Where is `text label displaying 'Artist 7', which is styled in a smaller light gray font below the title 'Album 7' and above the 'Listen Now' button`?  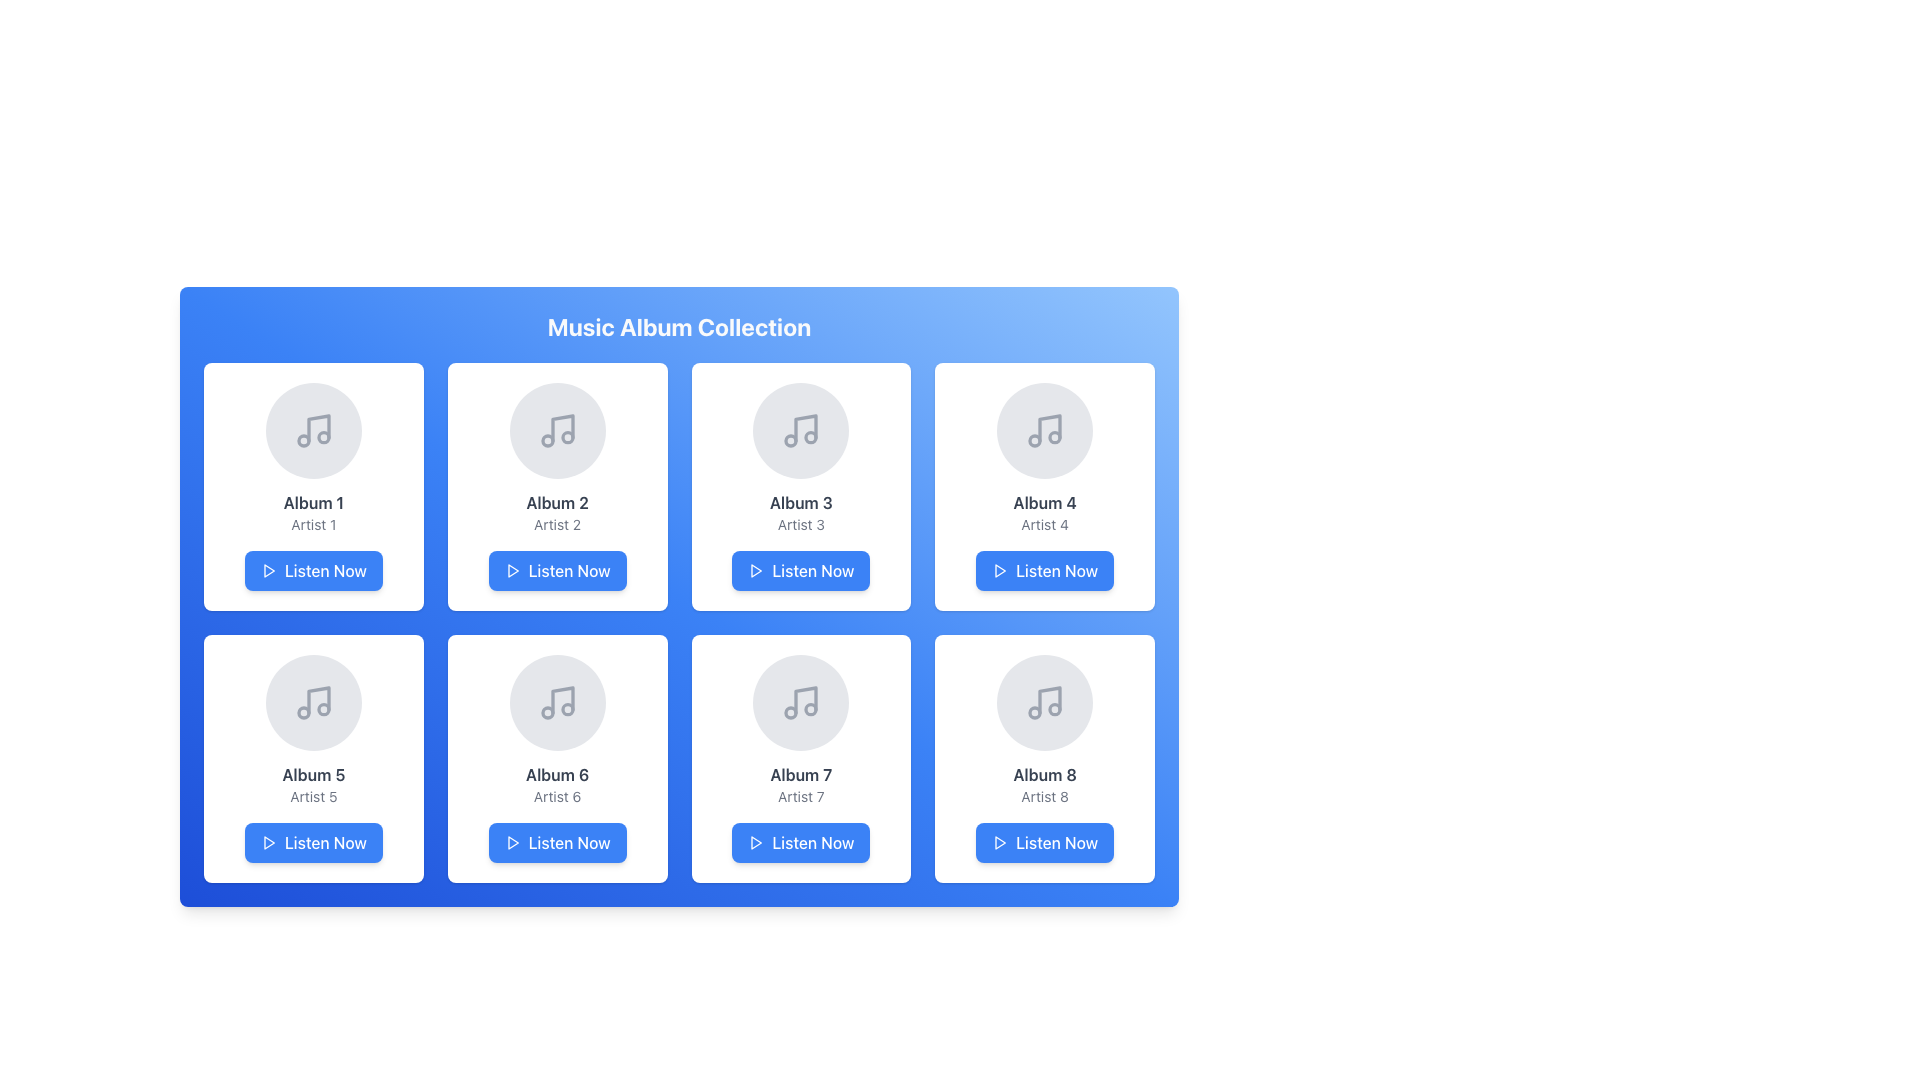
text label displaying 'Artist 7', which is styled in a smaller light gray font below the title 'Album 7' and above the 'Listen Now' button is located at coordinates (801, 796).